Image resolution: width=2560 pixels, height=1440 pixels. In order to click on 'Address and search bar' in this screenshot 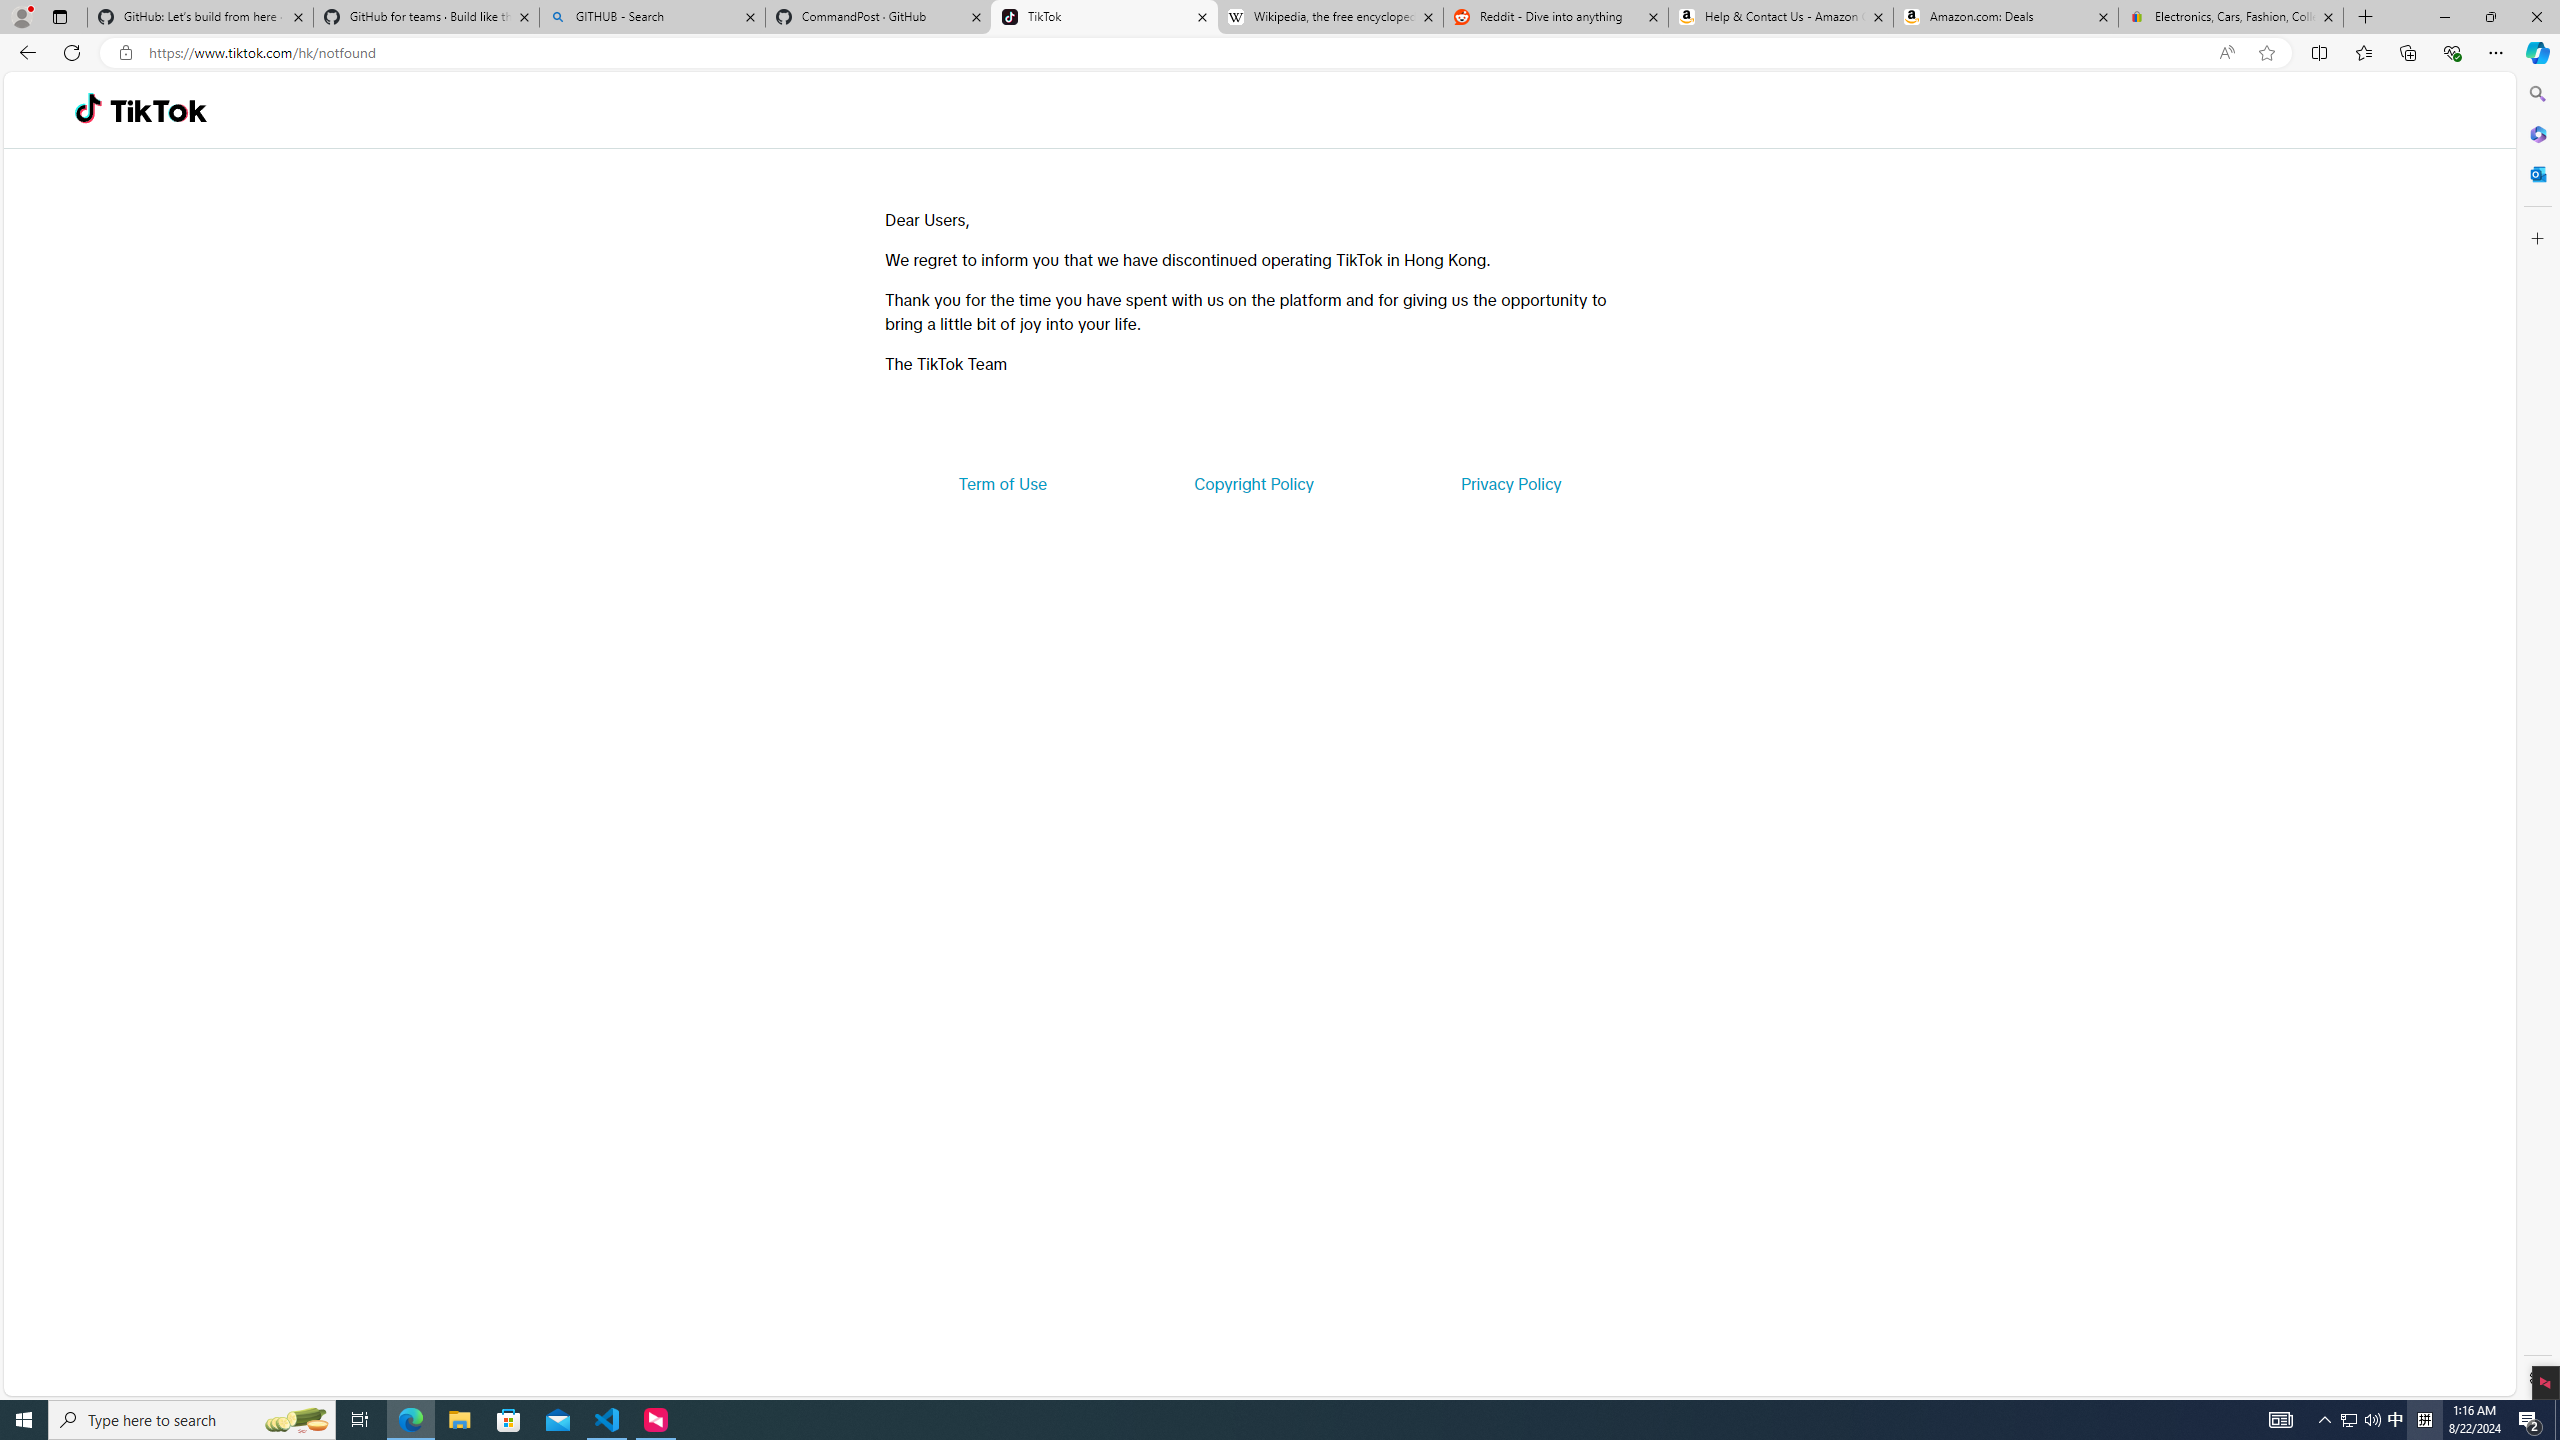, I will do `click(1178, 53)`.